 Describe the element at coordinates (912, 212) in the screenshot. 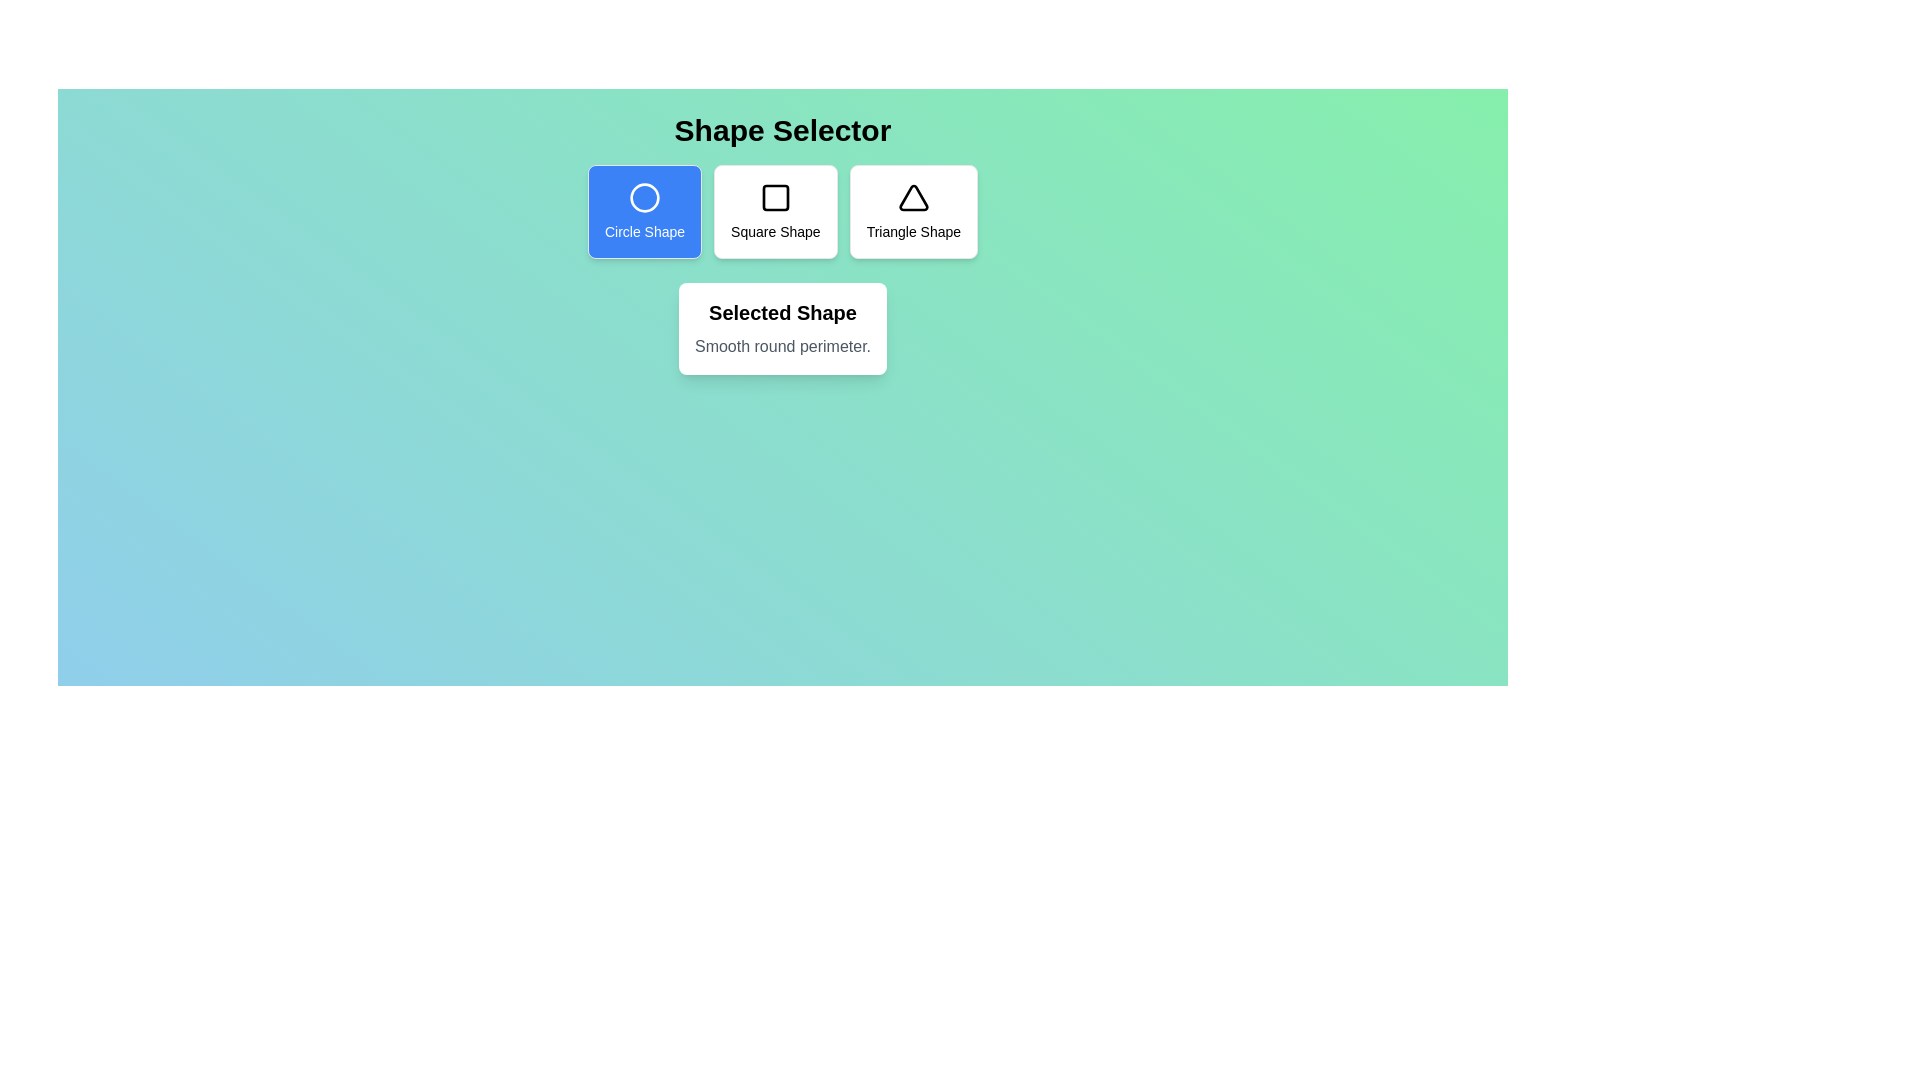

I see `the button corresponding to the shape triangle` at that location.